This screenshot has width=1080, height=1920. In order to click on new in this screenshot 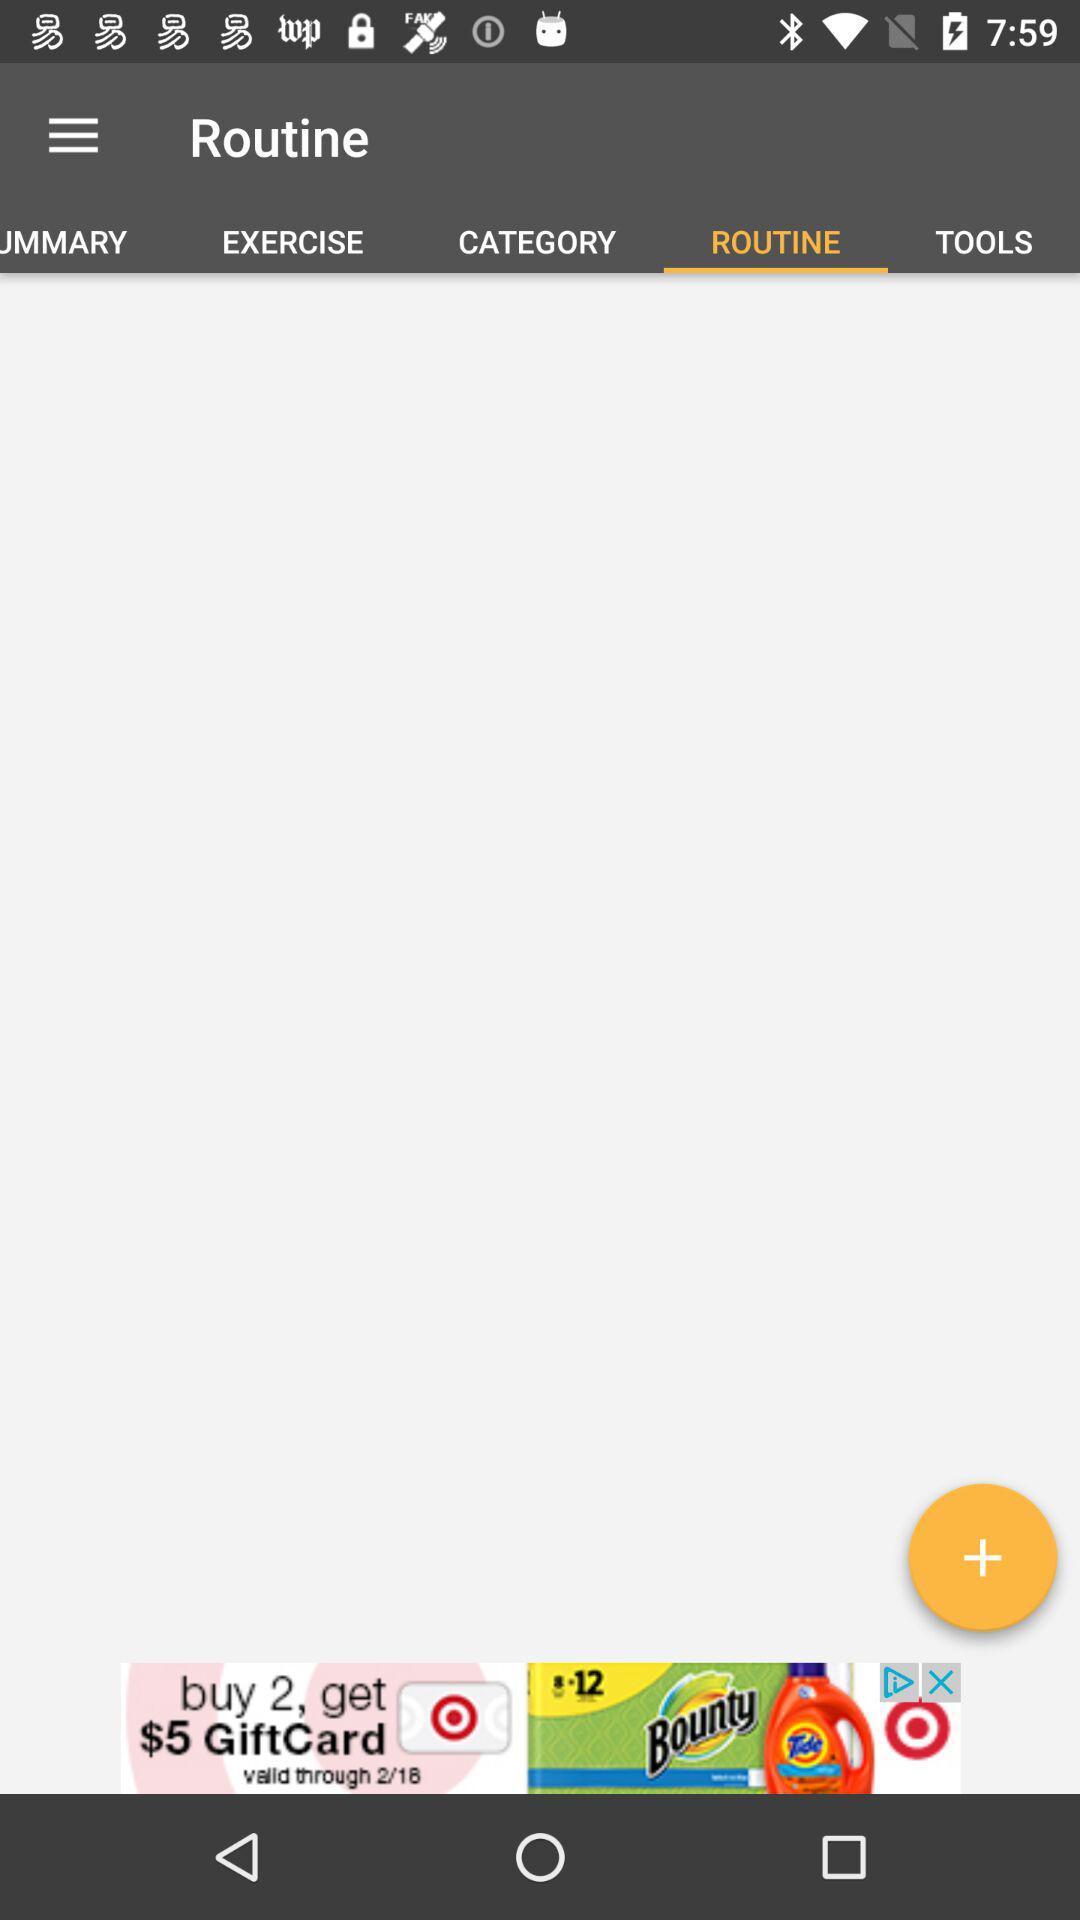, I will do `click(981, 1564)`.